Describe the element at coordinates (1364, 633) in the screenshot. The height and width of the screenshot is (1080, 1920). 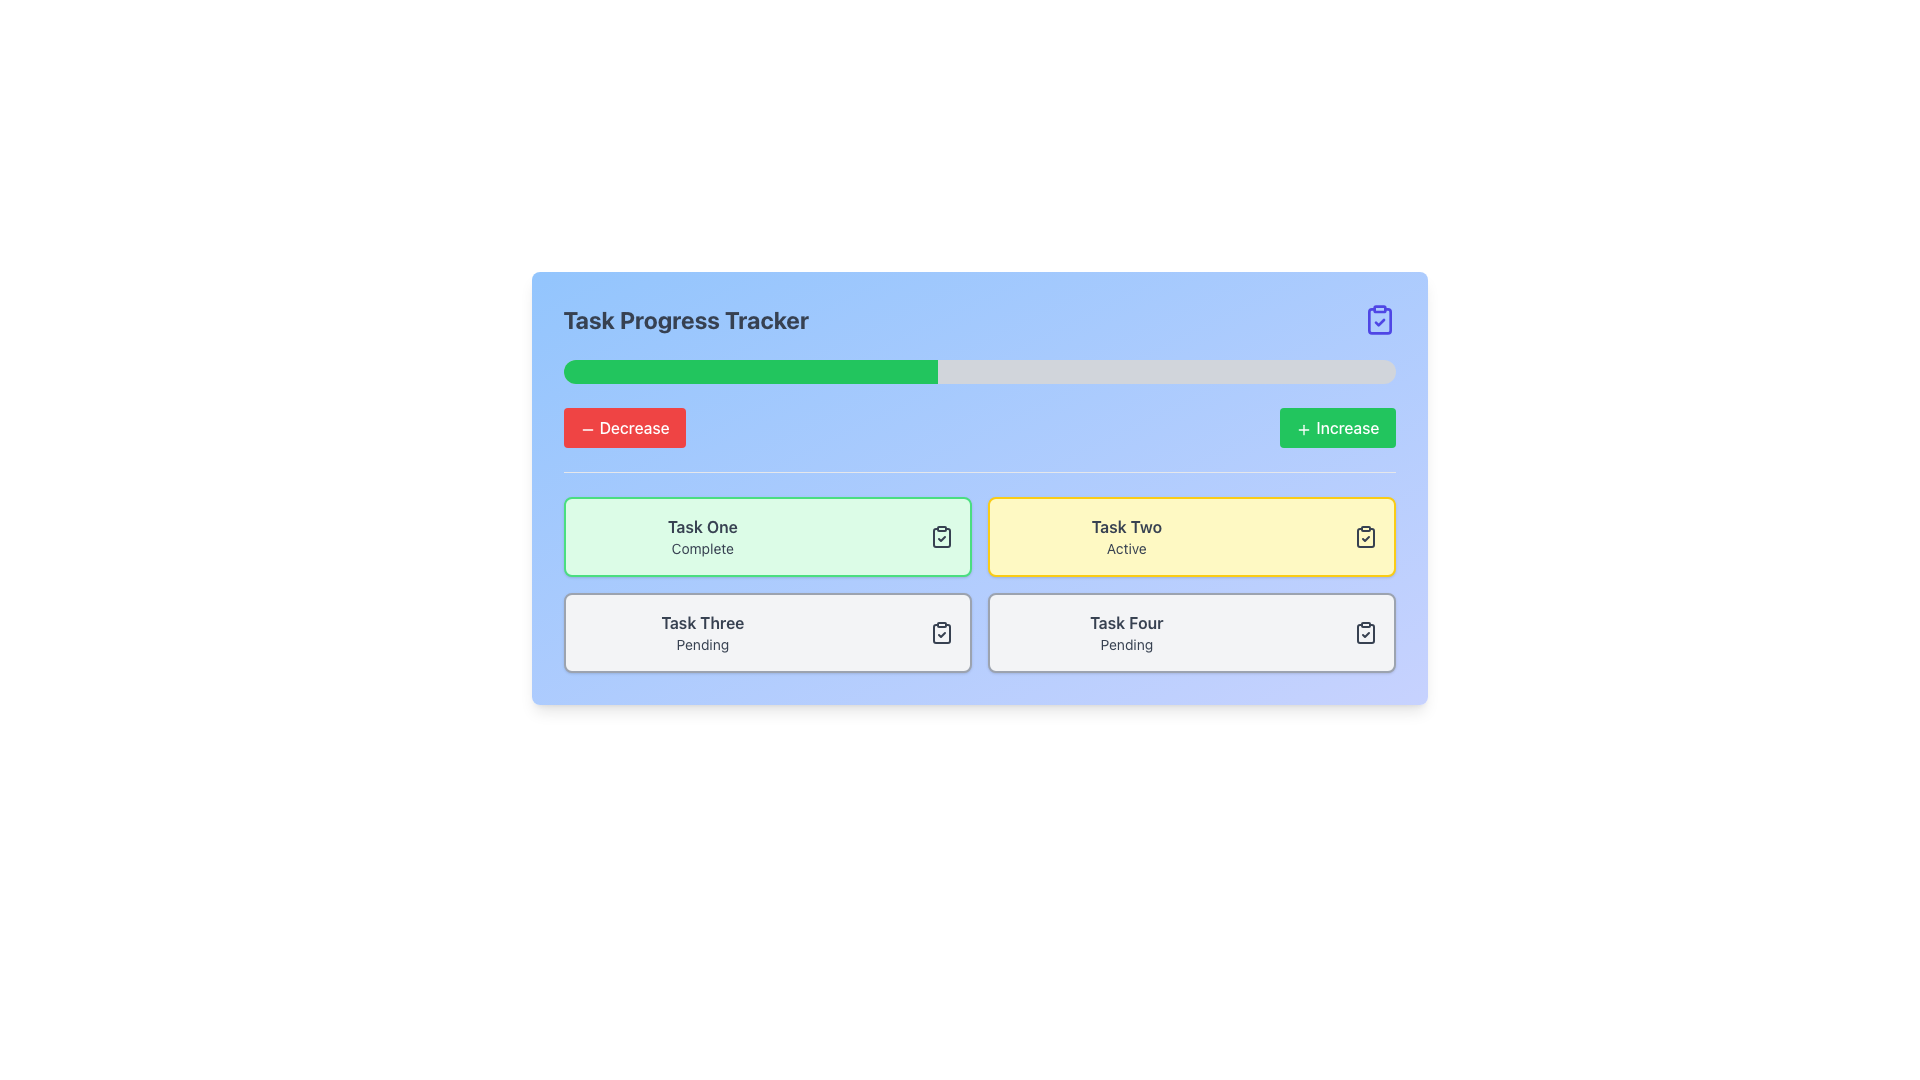
I see `the clipboard outline icon located in the bottom-right corner of the 'Task Two' card with a yellow background` at that location.